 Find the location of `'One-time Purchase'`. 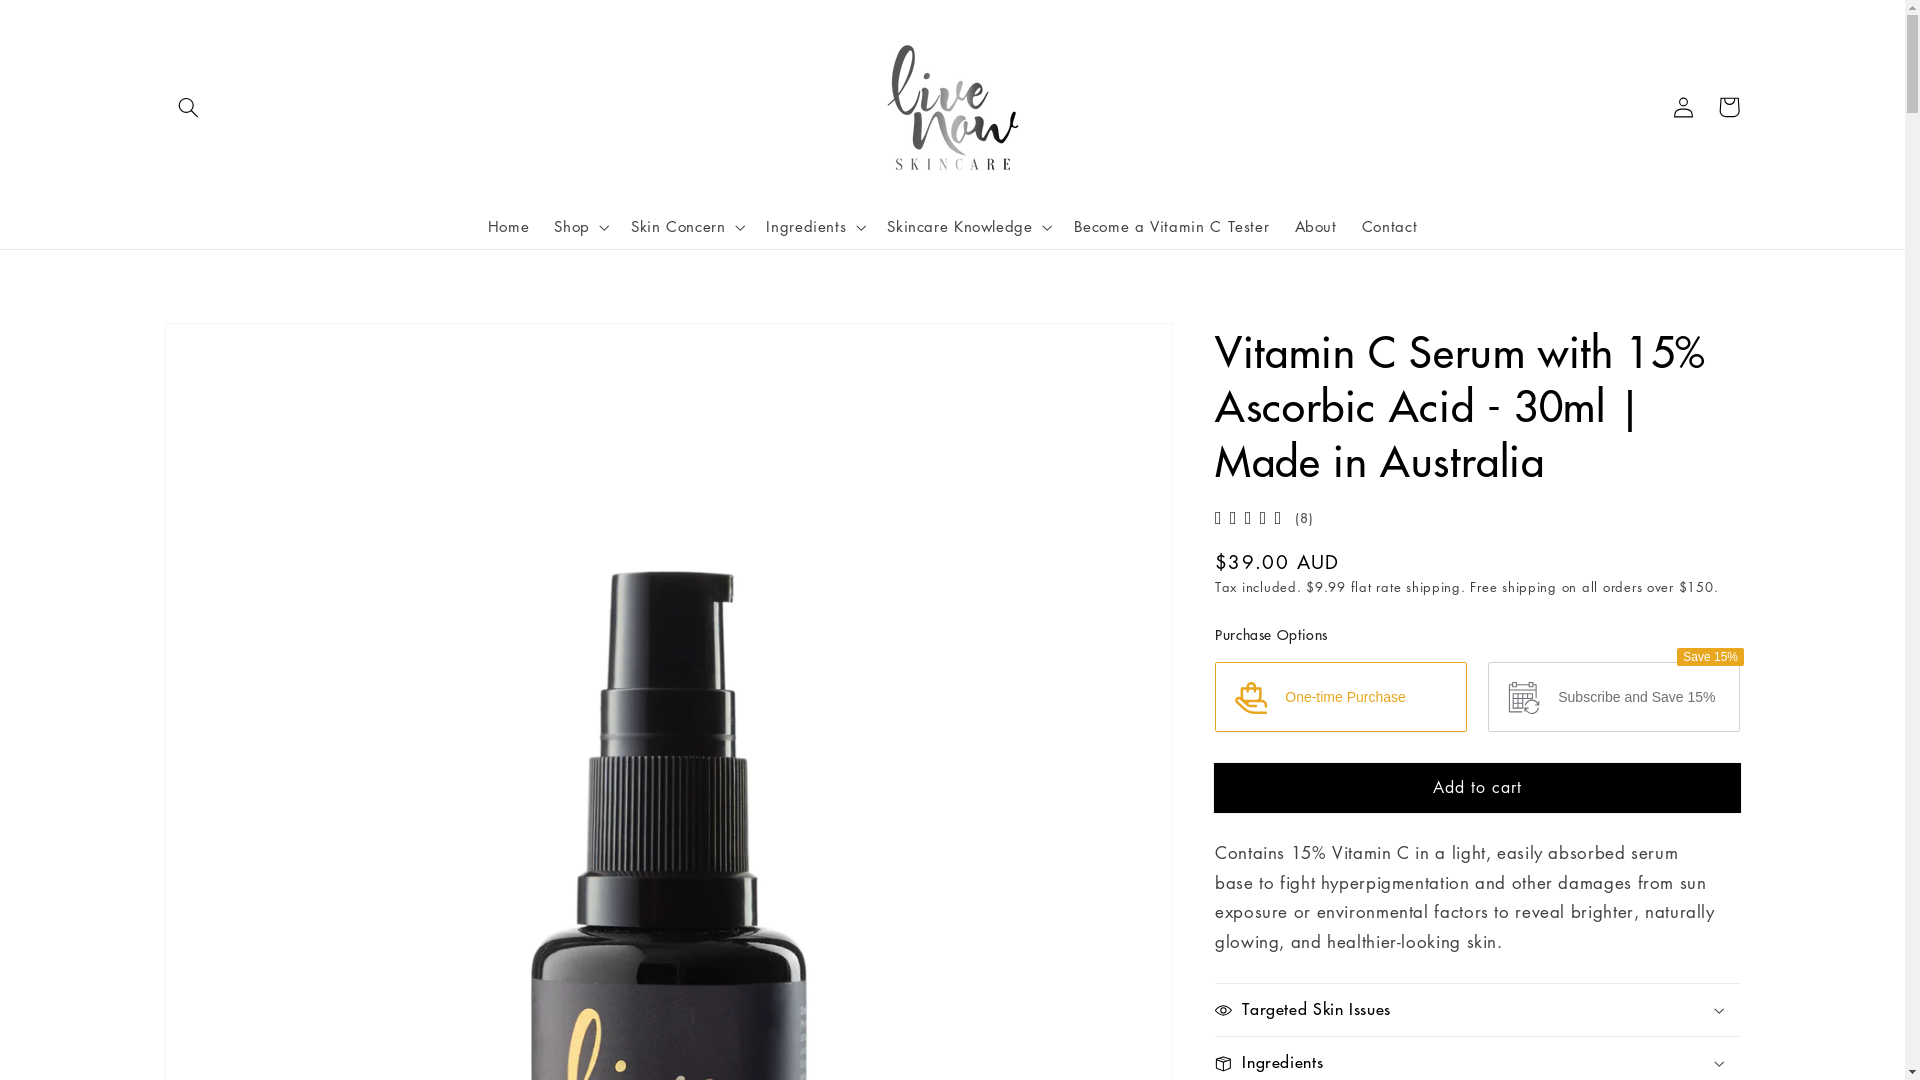

'One-time Purchase' is located at coordinates (1213, 697).